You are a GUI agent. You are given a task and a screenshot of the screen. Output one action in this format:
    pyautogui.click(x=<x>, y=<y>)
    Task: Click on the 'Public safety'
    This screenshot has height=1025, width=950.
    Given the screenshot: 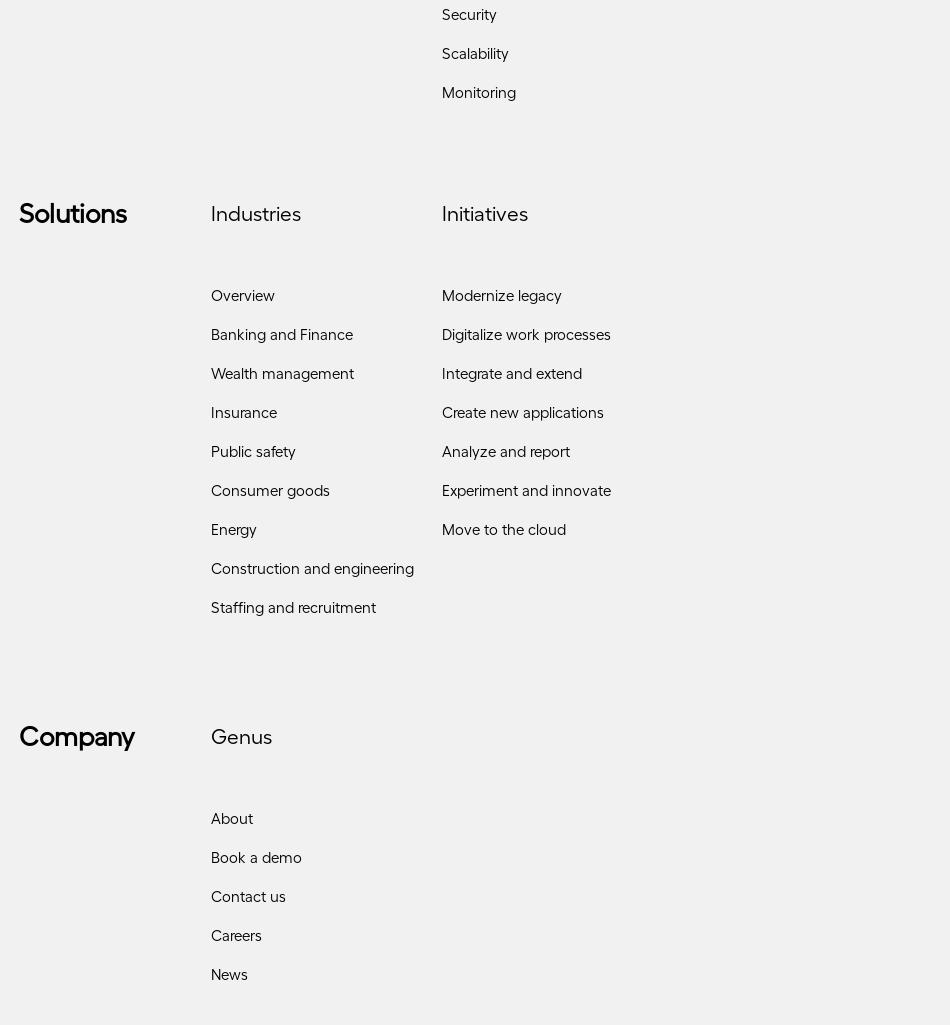 What is the action you would take?
    pyautogui.click(x=252, y=456)
    